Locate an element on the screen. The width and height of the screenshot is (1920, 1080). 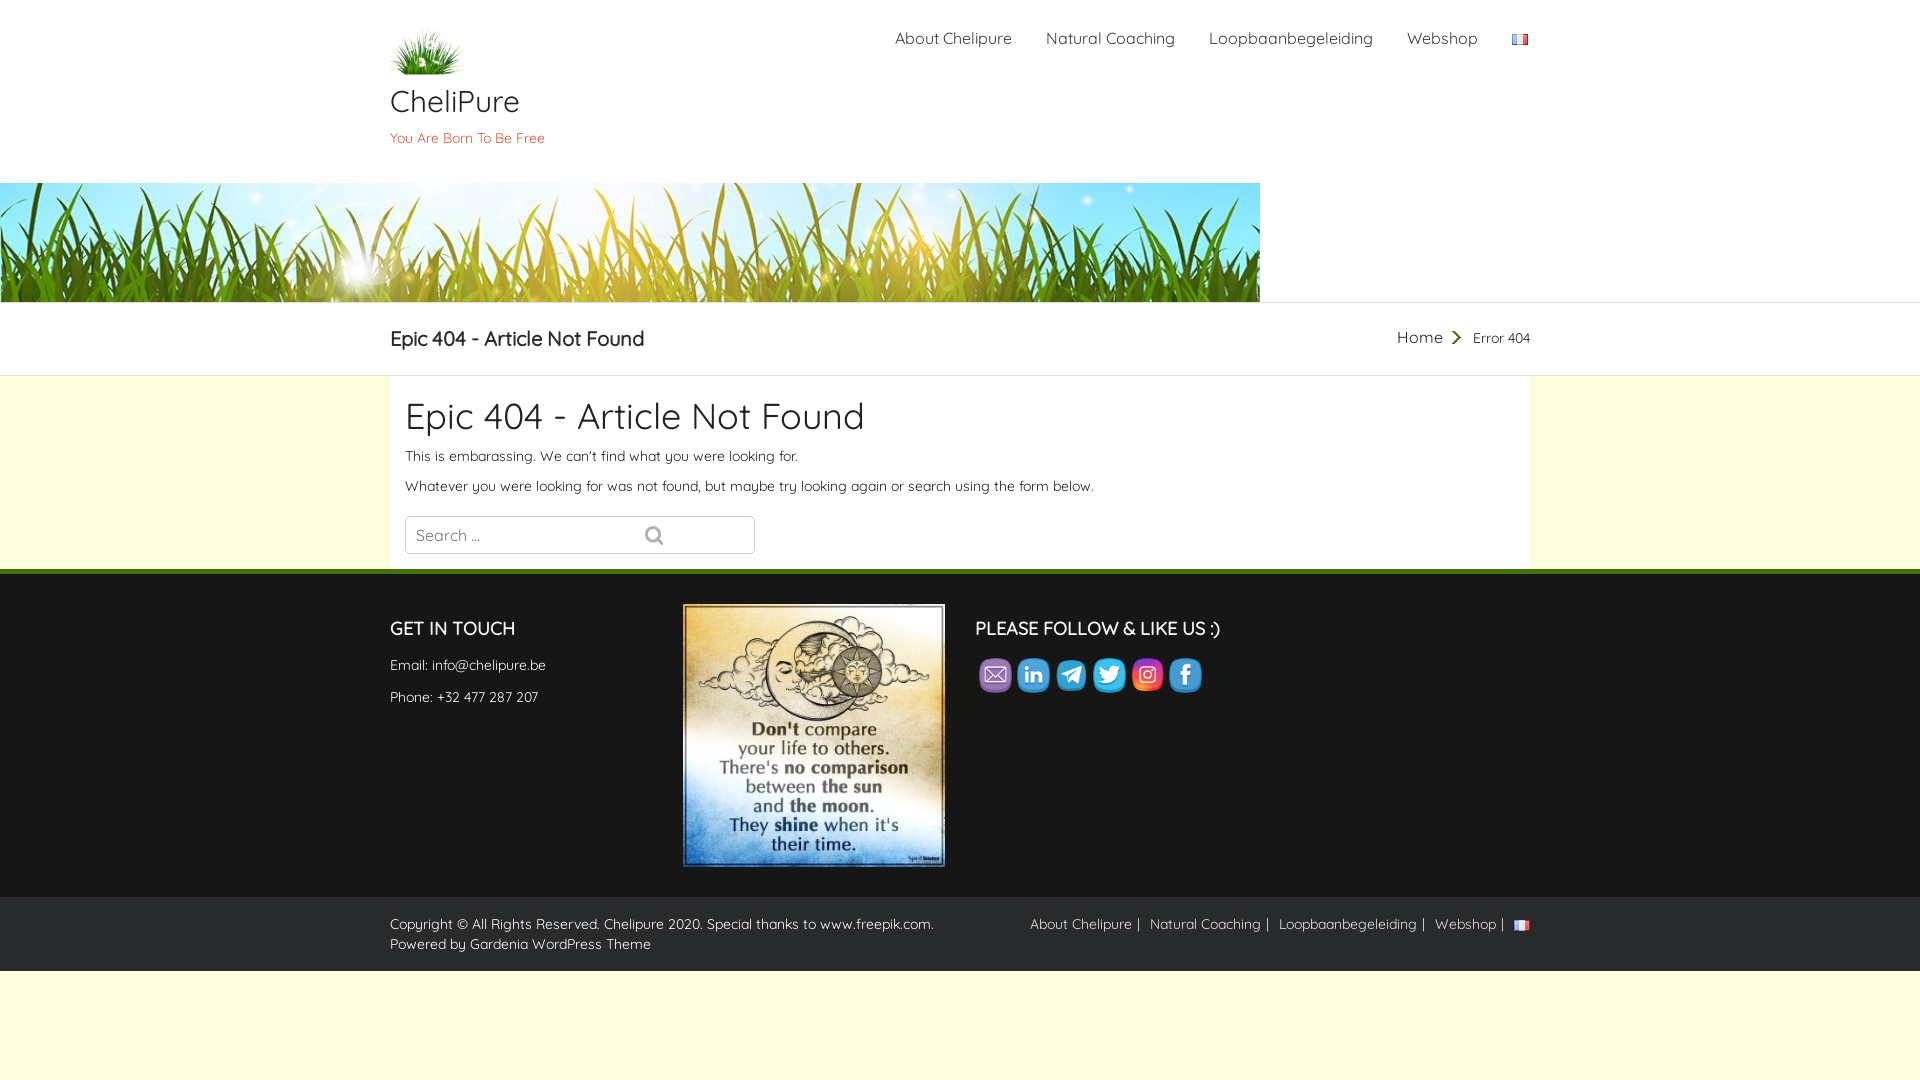
'Gardenia WordPress Theme' is located at coordinates (560, 944).